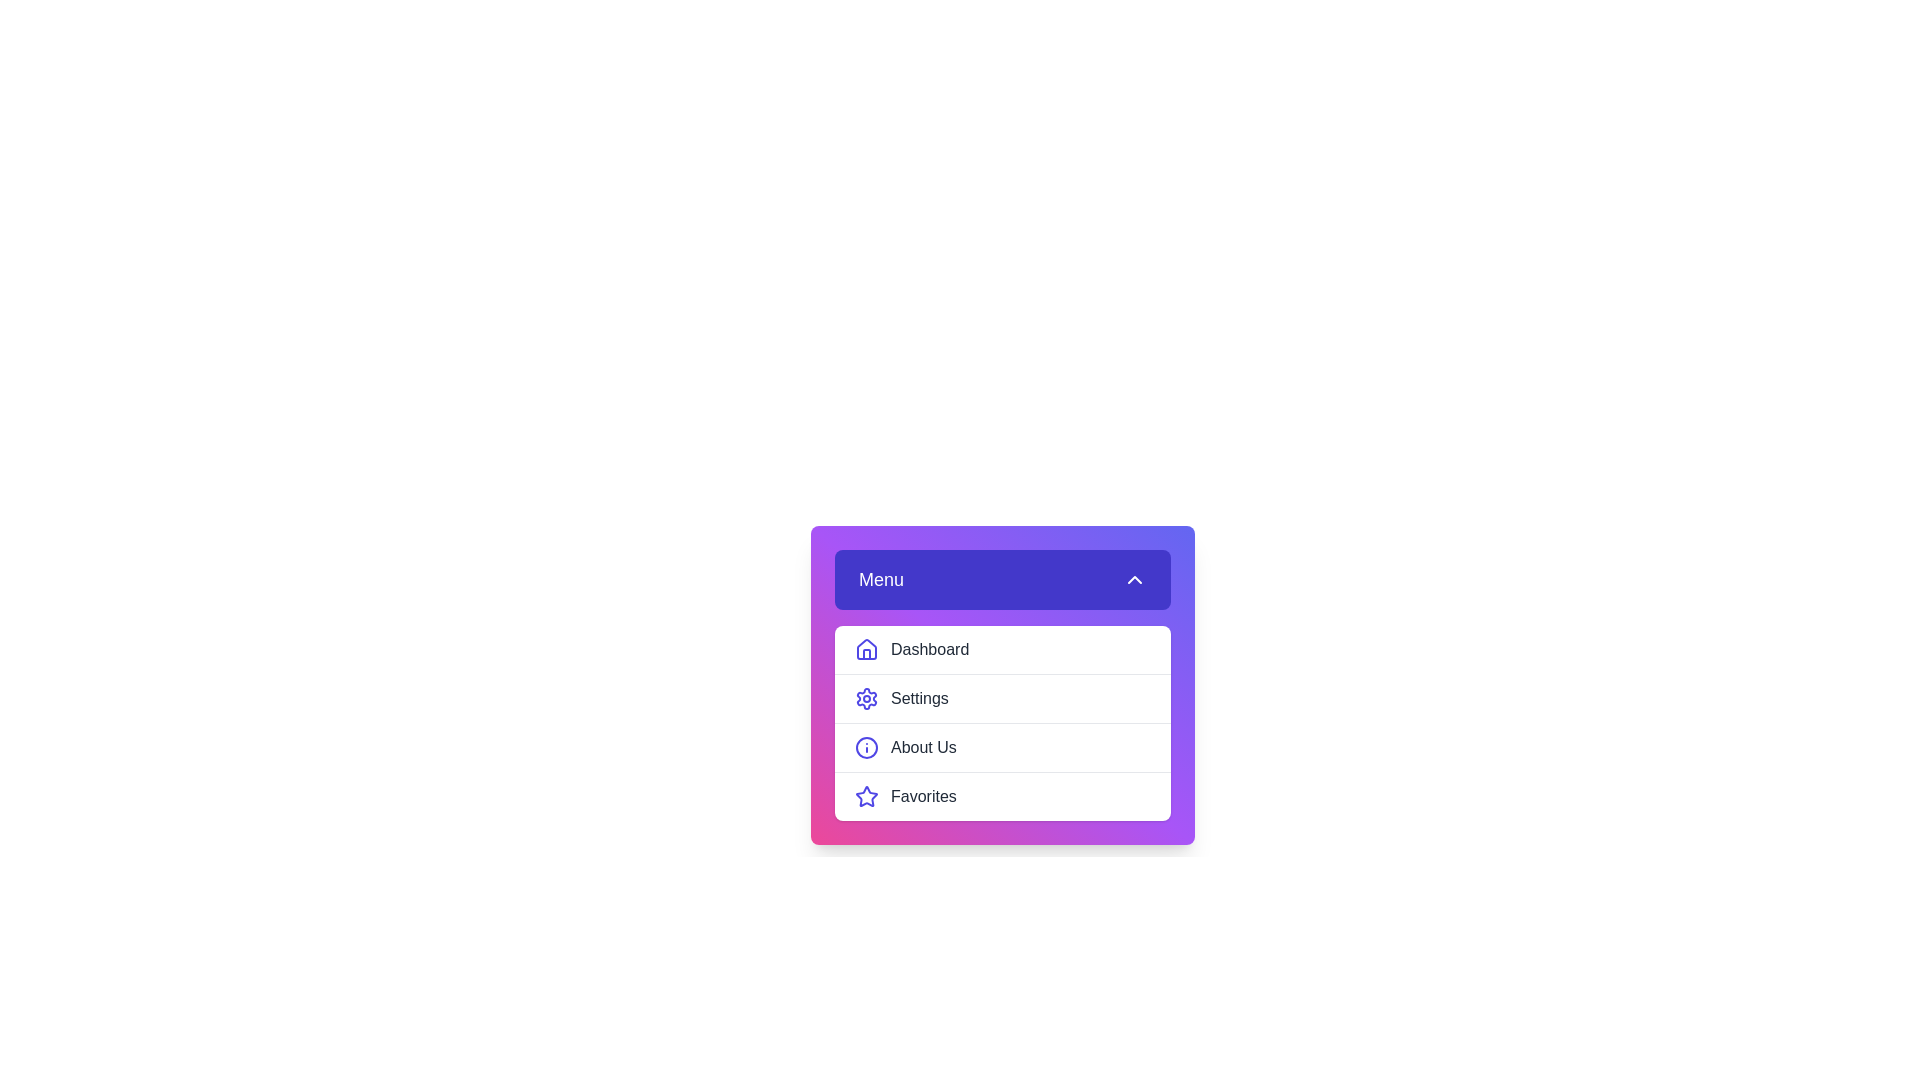 Image resolution: width=1920 pixels, height=1080 pixels. Describe the element at coordinates (867, 796) in the screenshot. I see `the icon next to the menu item Favorites` at that location.